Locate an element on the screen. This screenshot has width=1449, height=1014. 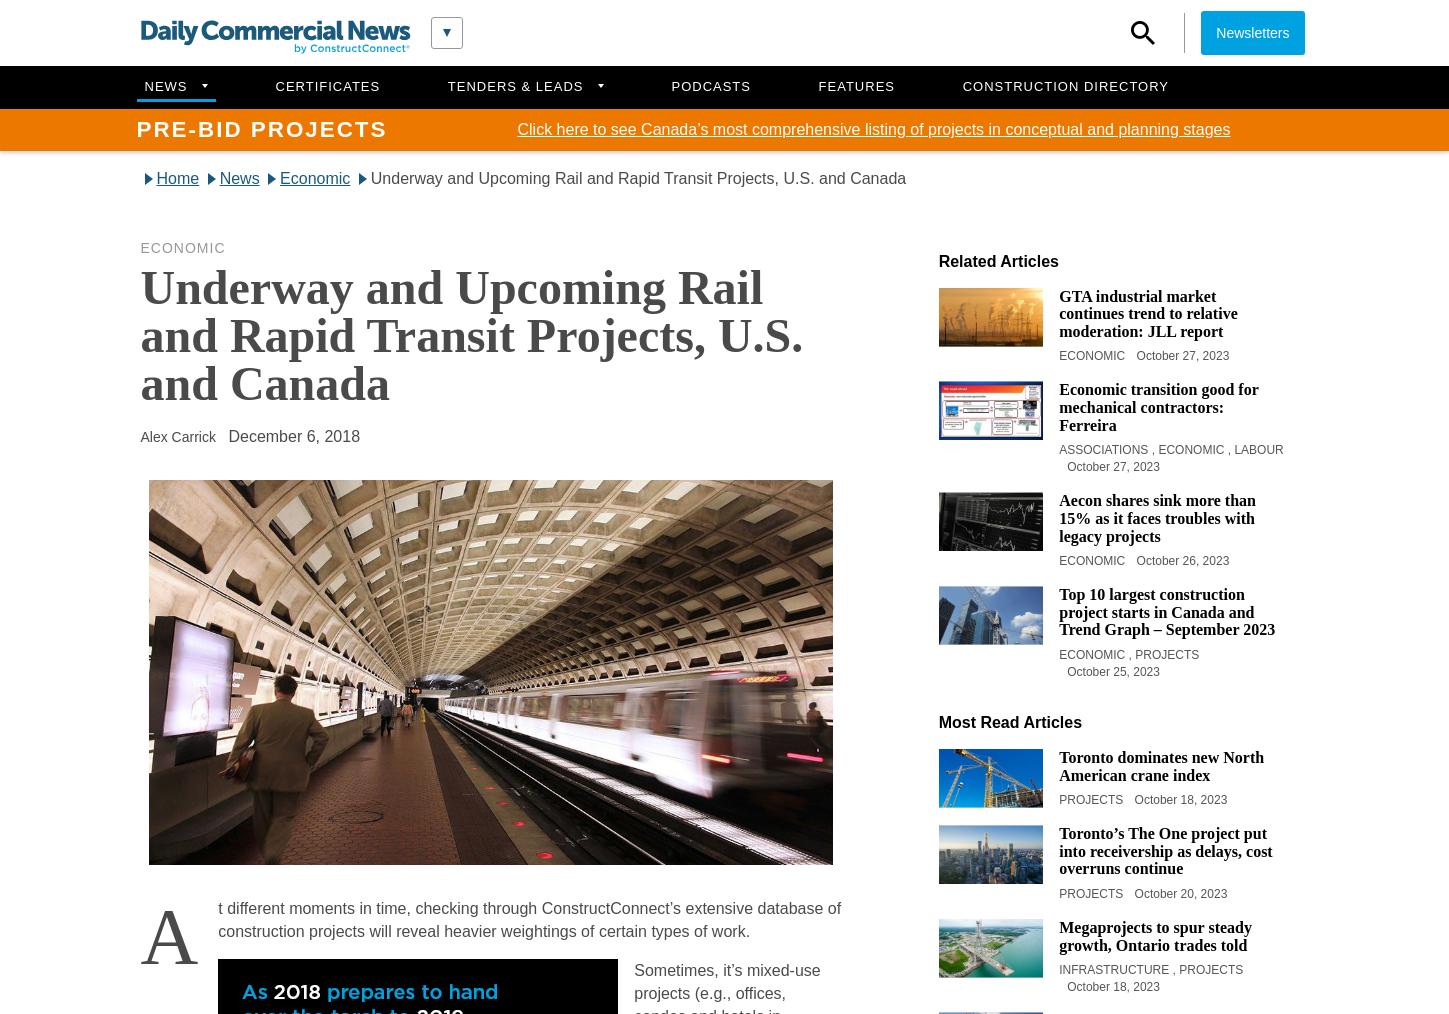
'October 25, 2023' is located at coordinates (1112, 670).